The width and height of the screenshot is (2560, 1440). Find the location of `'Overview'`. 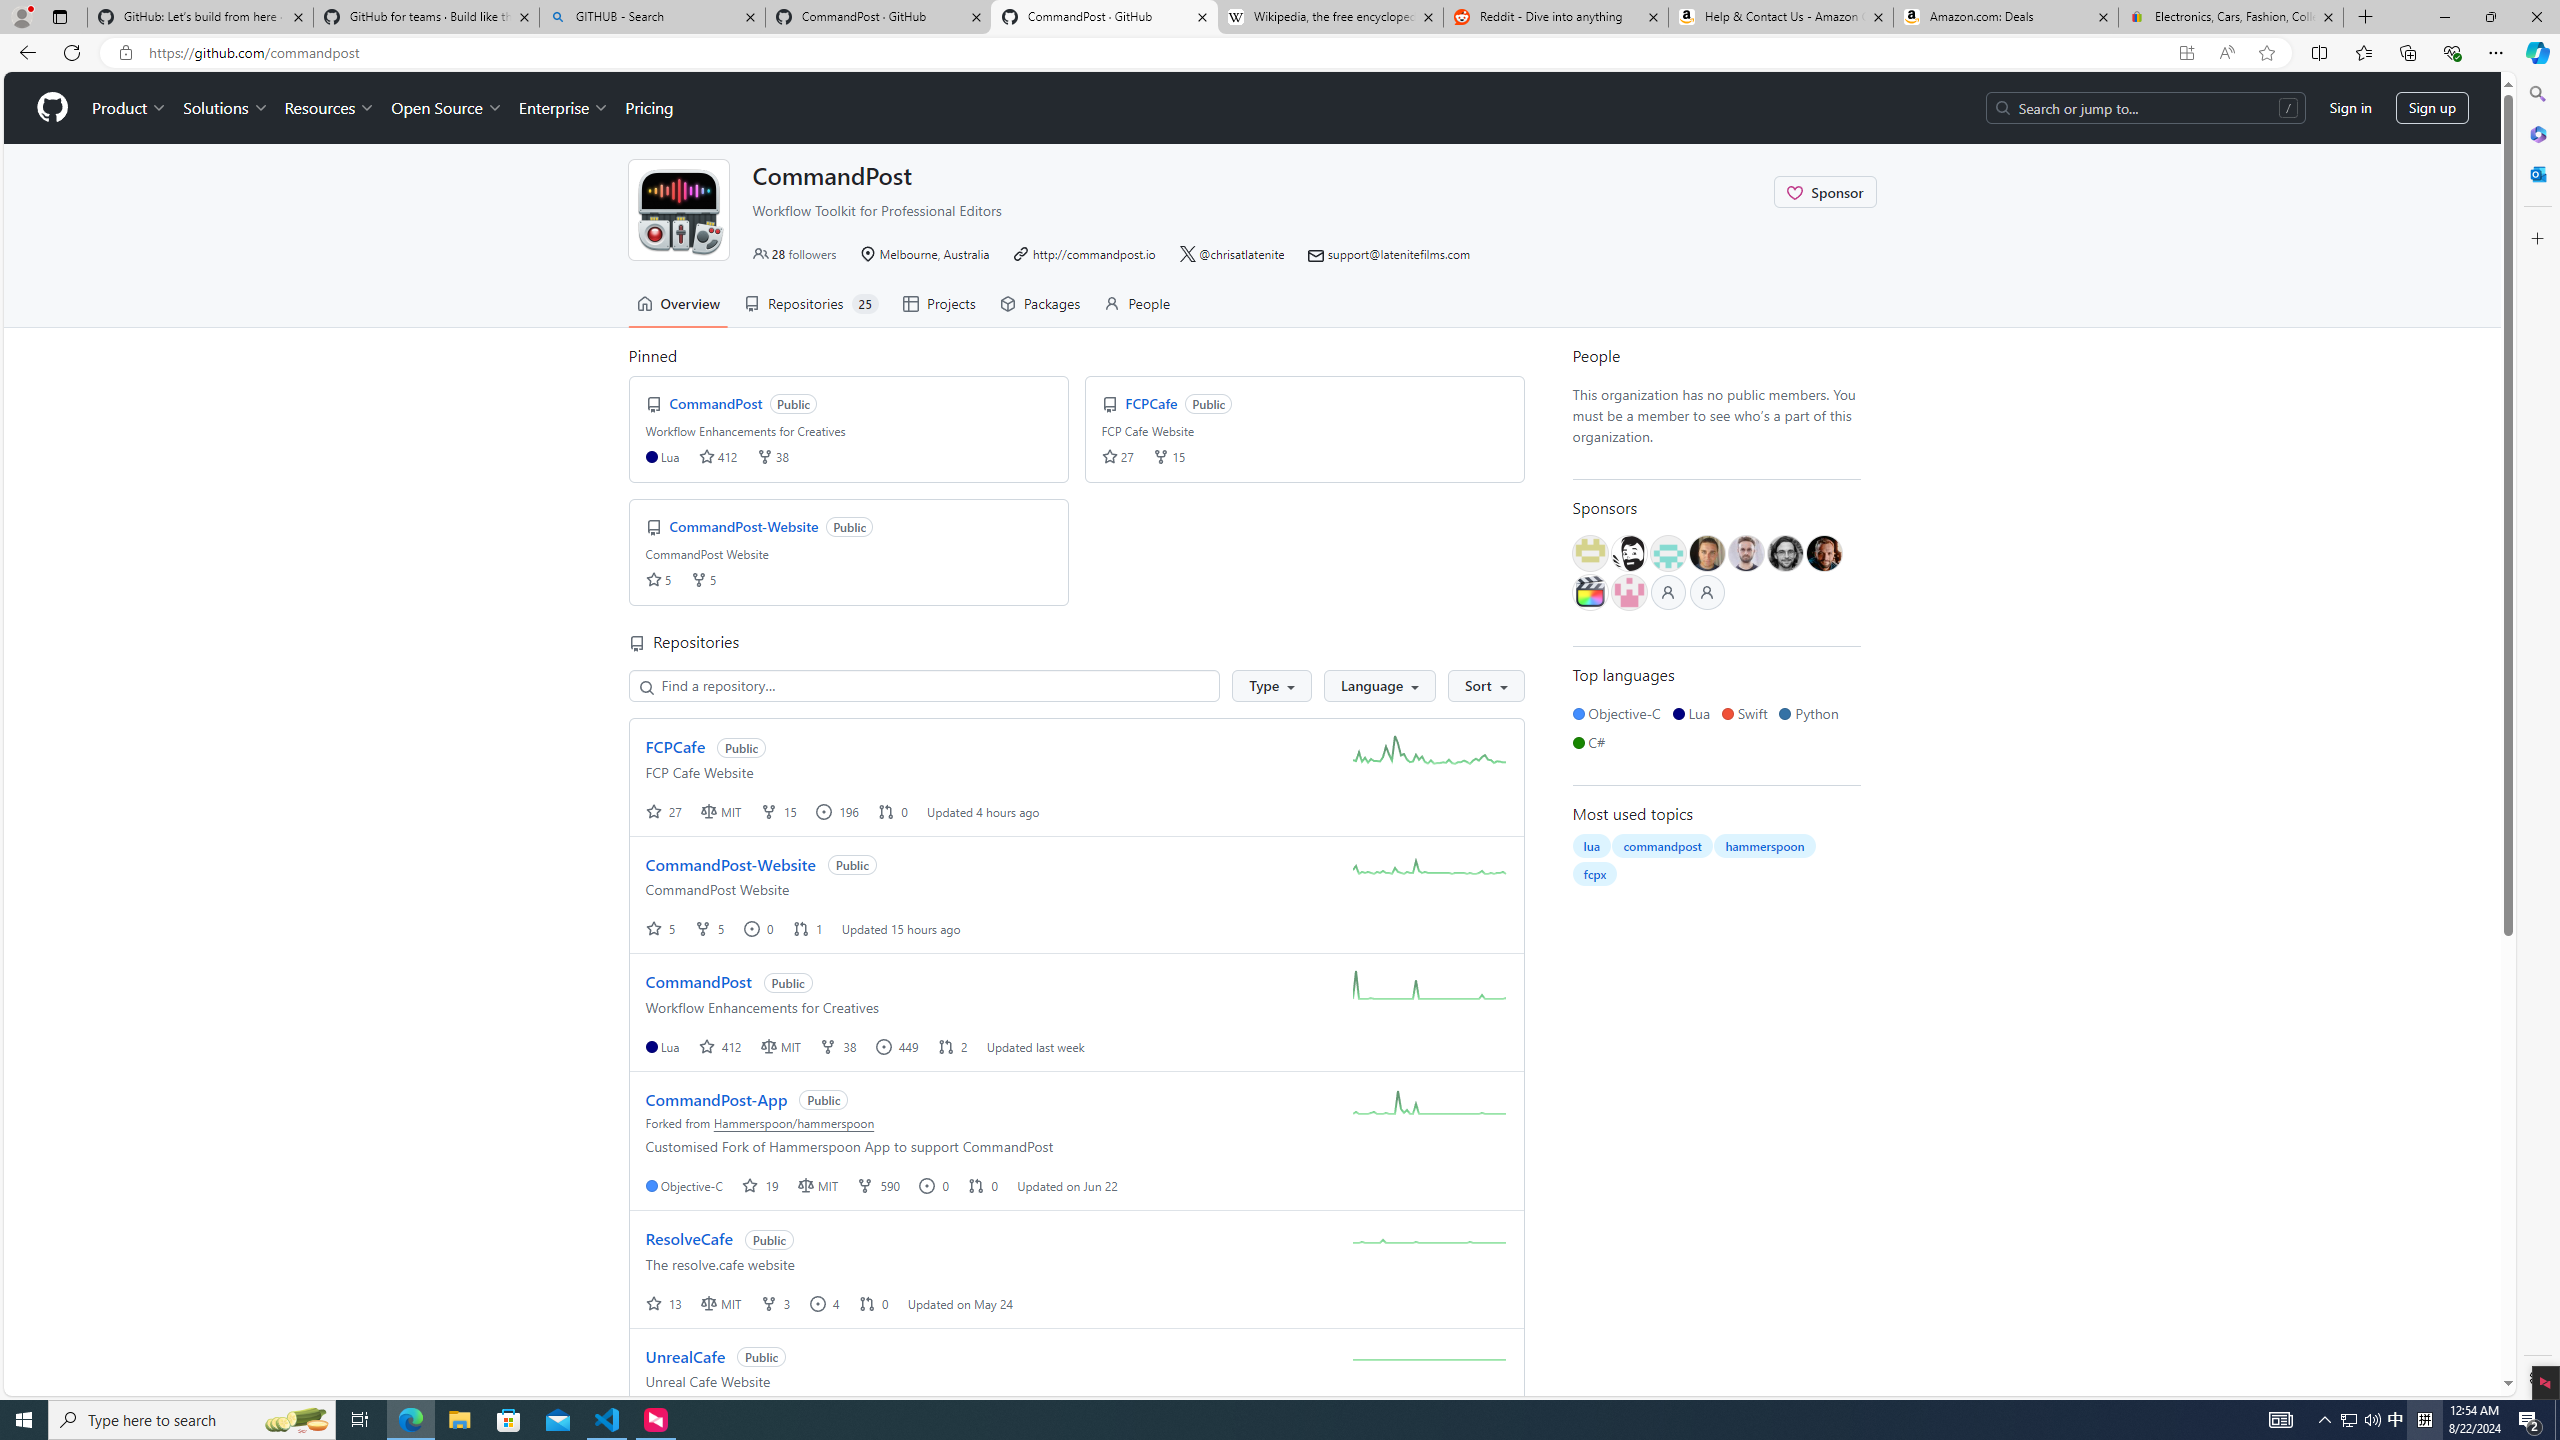

'Overview' is located at coordinates (677, 303).